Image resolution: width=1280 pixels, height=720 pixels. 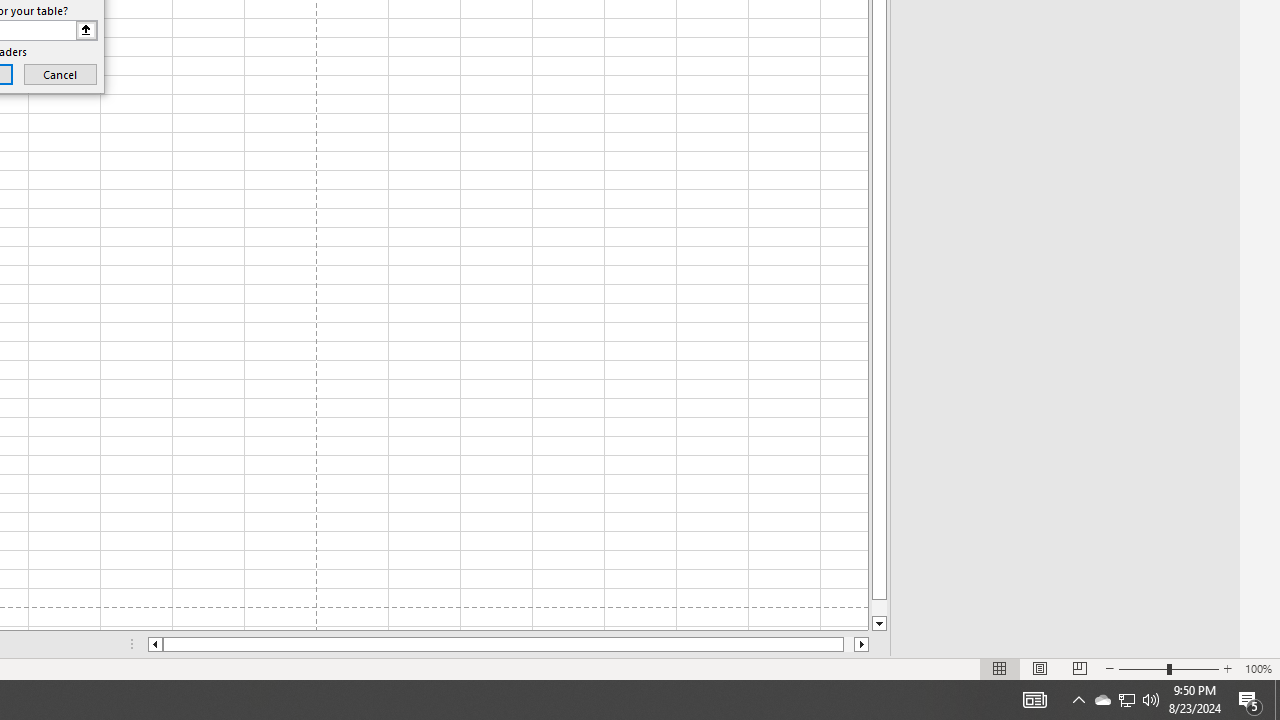 What do you see at coordinates (848, 644) in the screenshot?
I see `'Page right'` at bounding box center [848, 644].